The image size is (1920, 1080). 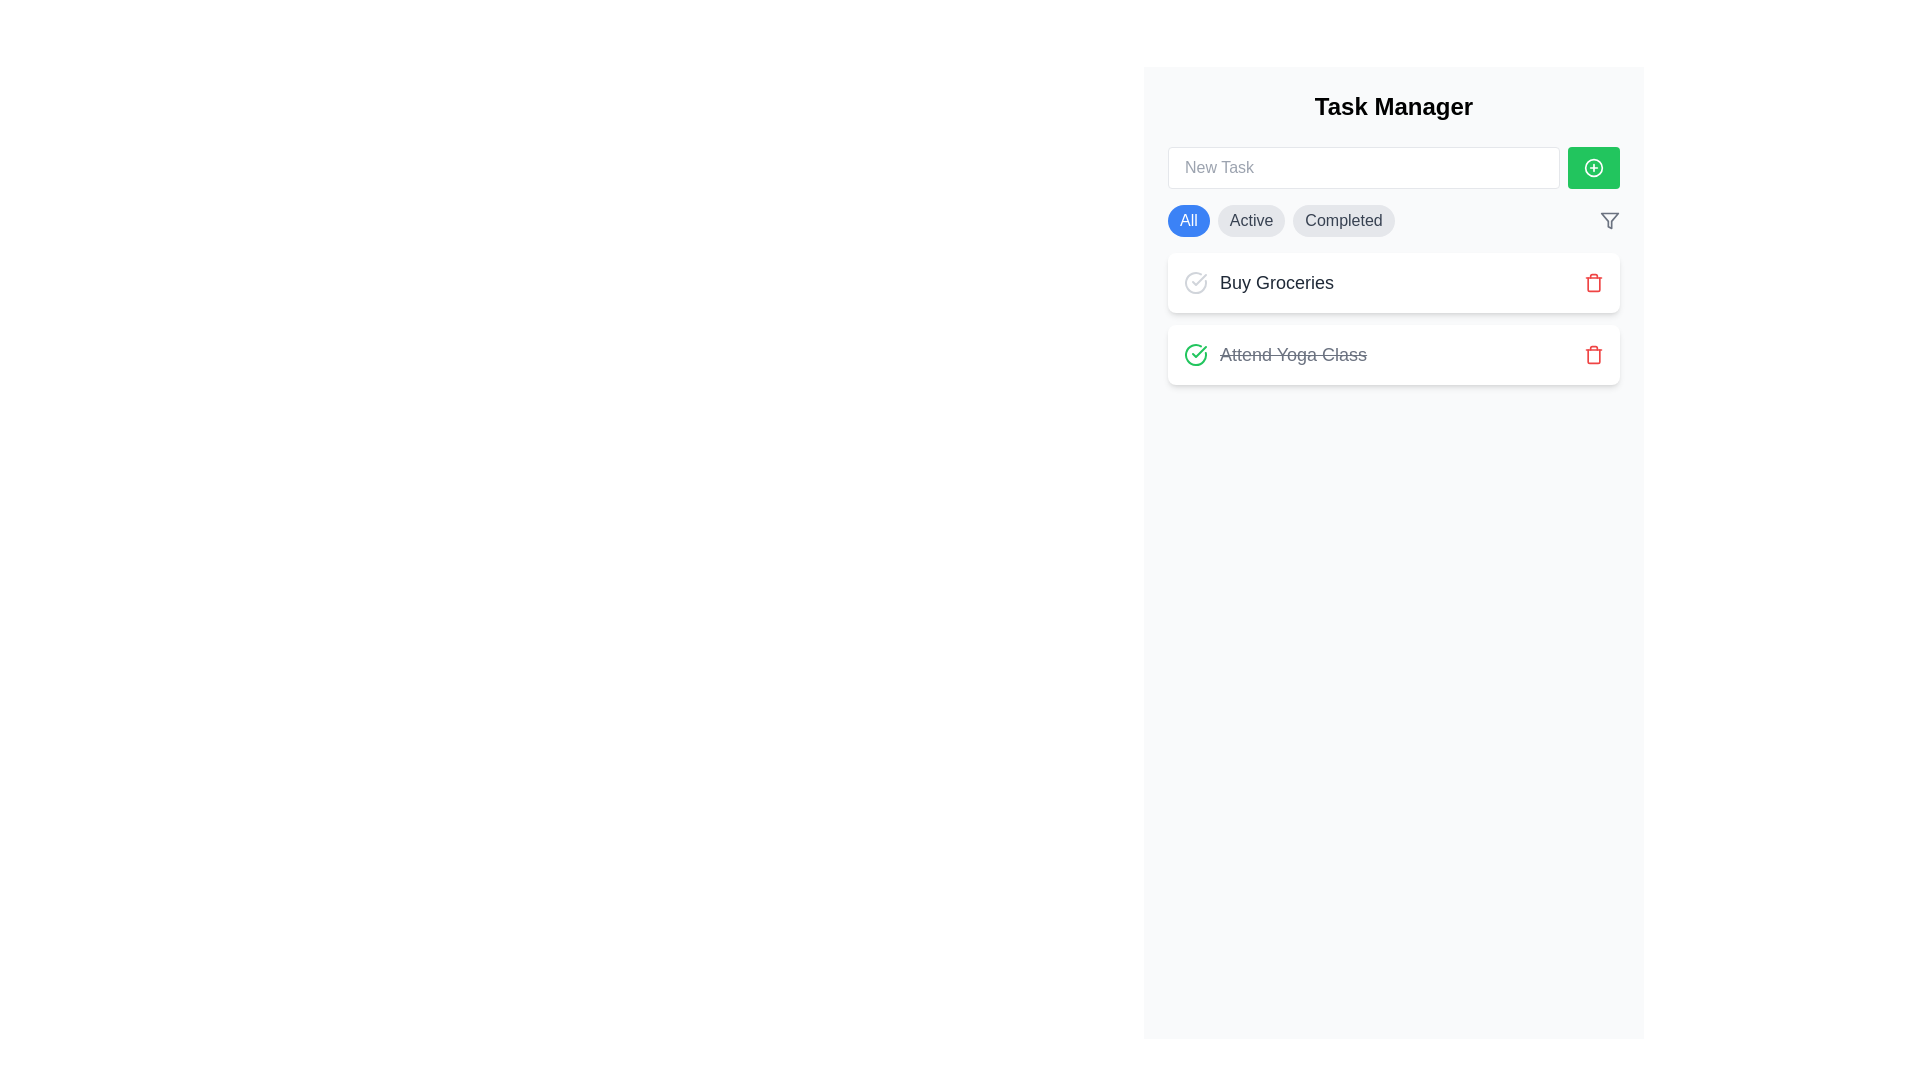 What do you see at coordinates (1195, 282) in the screenshot?
I see `the circular status icon located in the first task row titled 'Buy Groceries'` at bounding box center [1195, 282].